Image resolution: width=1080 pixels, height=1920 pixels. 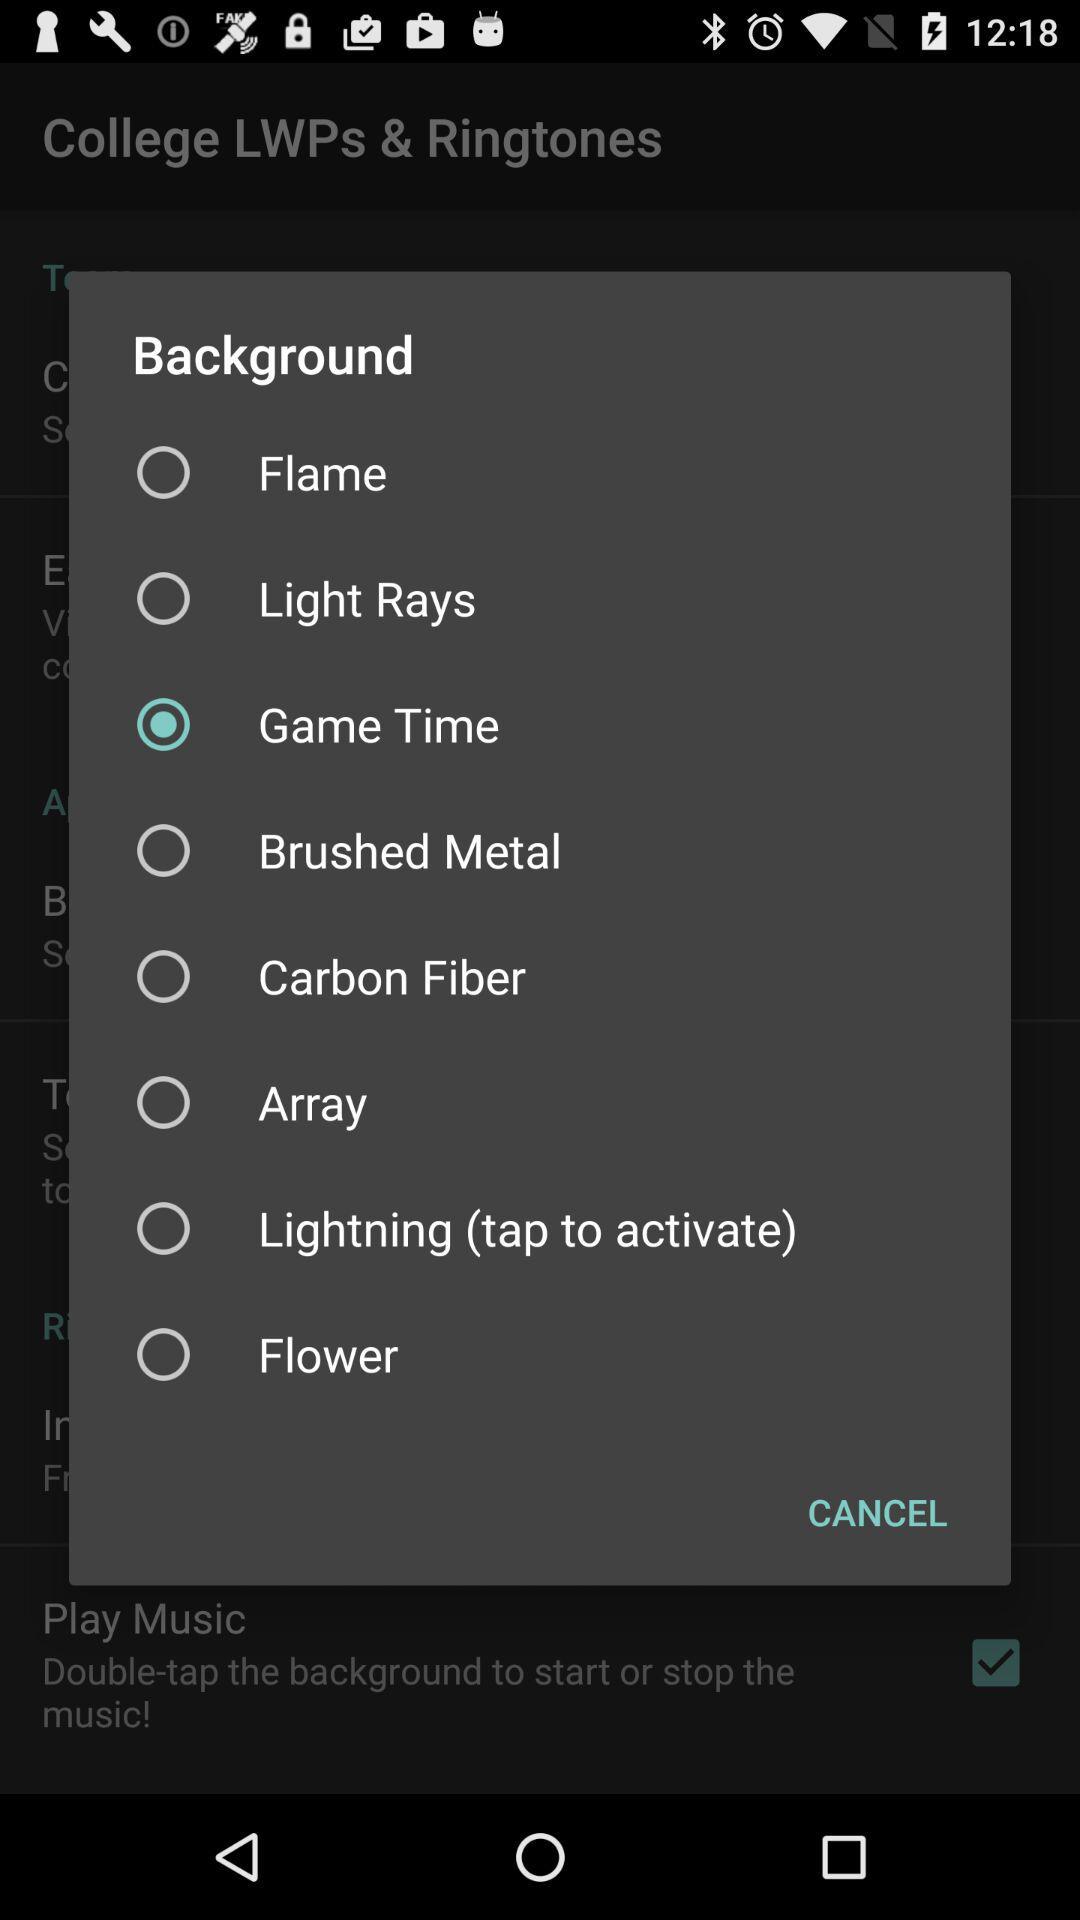 What do you see at coordinates (876, 1512) in the screenshot?
I see `the cancel button` at bounding box center [876, 1512].